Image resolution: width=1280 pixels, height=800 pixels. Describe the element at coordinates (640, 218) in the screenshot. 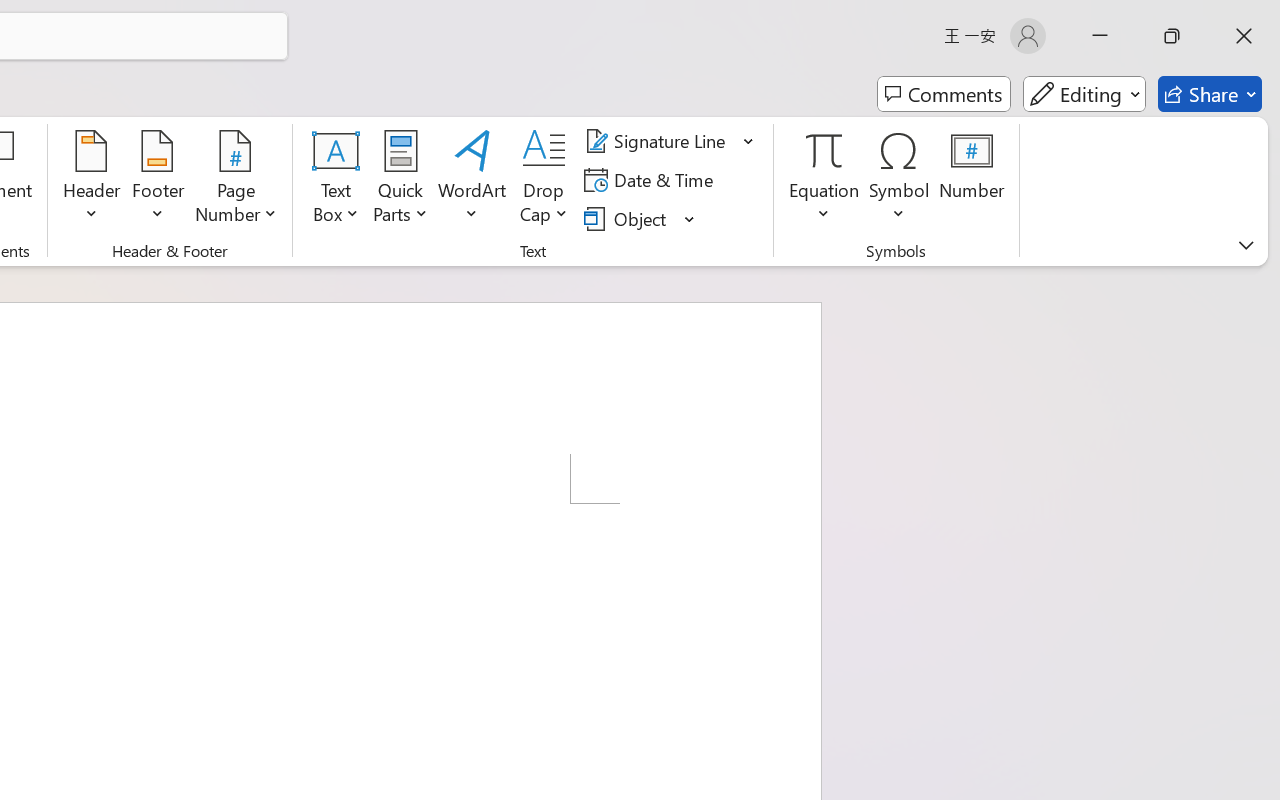

I see `'Object...'` at that location.